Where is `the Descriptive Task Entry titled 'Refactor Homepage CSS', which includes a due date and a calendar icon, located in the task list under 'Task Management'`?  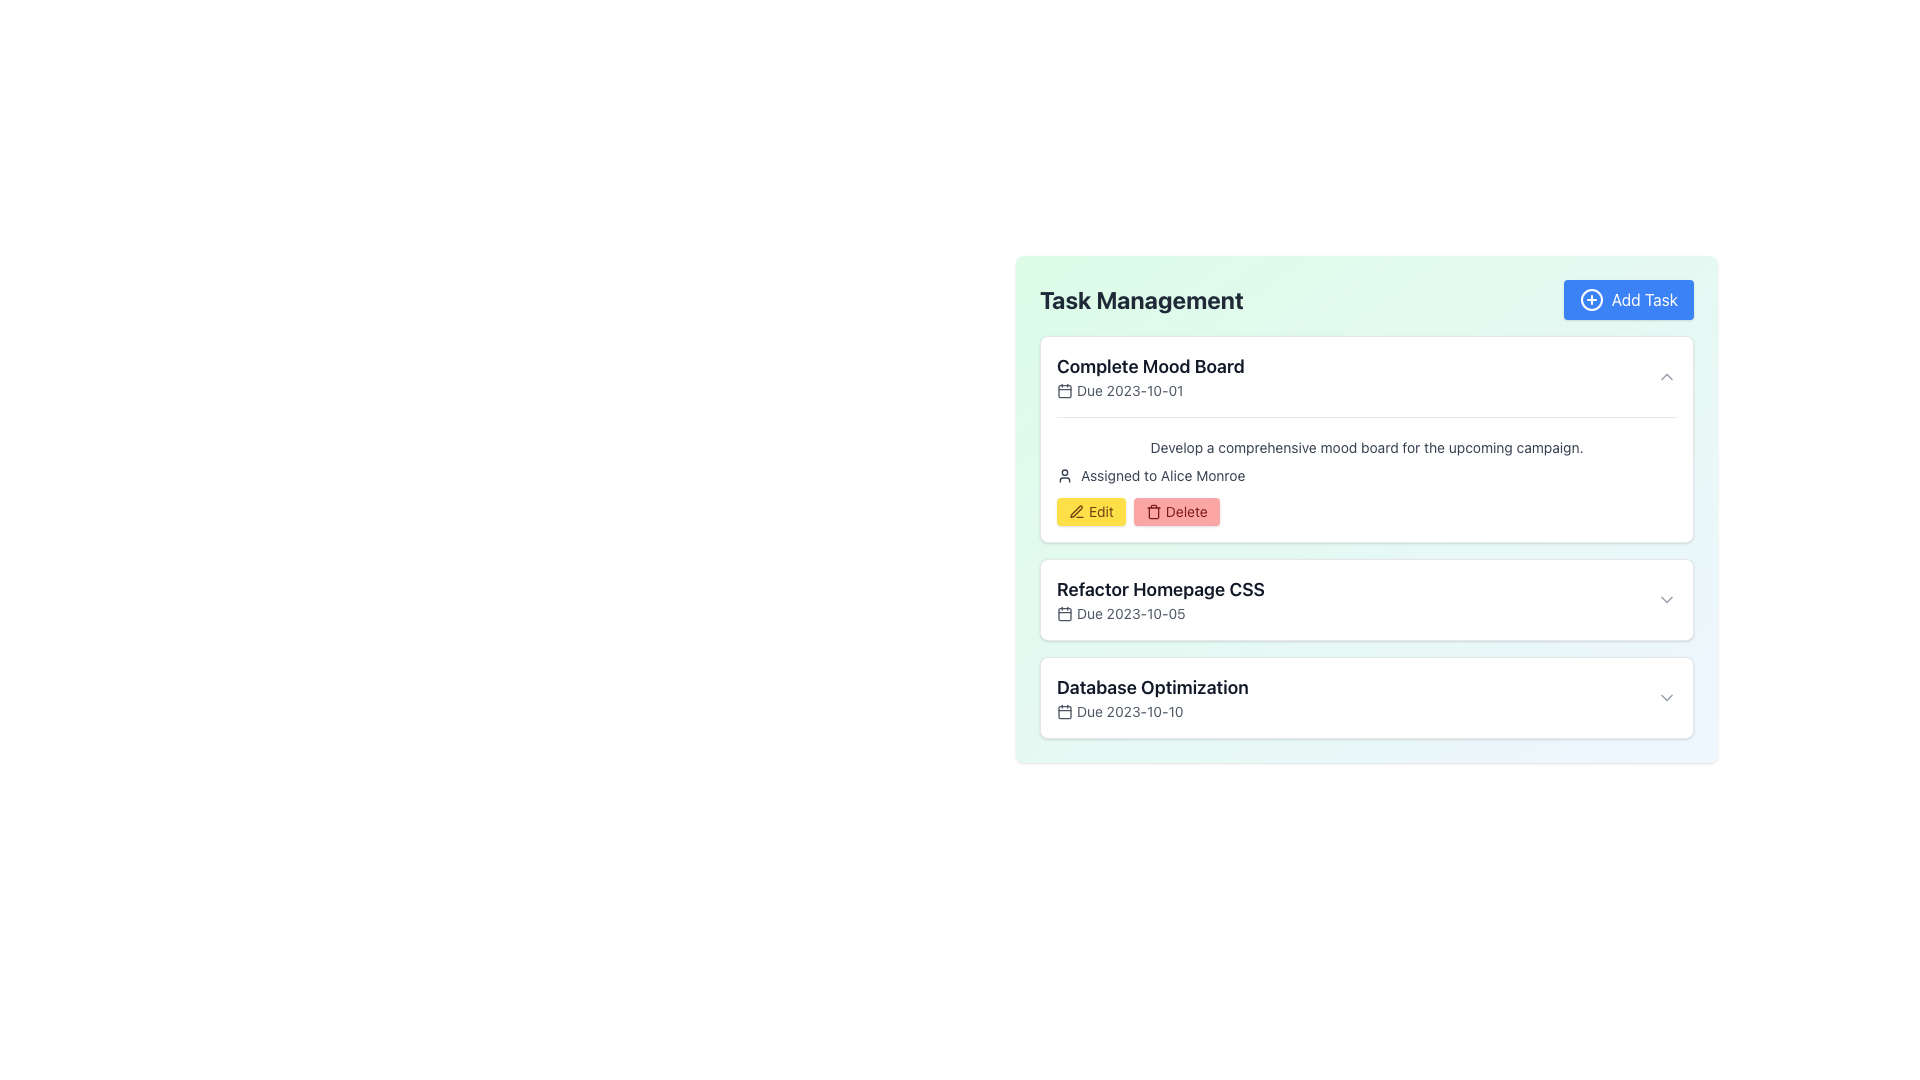
the Descriptive Task Entry titled 'Refactor Homepage CSS', which includes a due date and a calendar icon, located in the task list under 'Task Management' is located at coordinates (1161, 599).